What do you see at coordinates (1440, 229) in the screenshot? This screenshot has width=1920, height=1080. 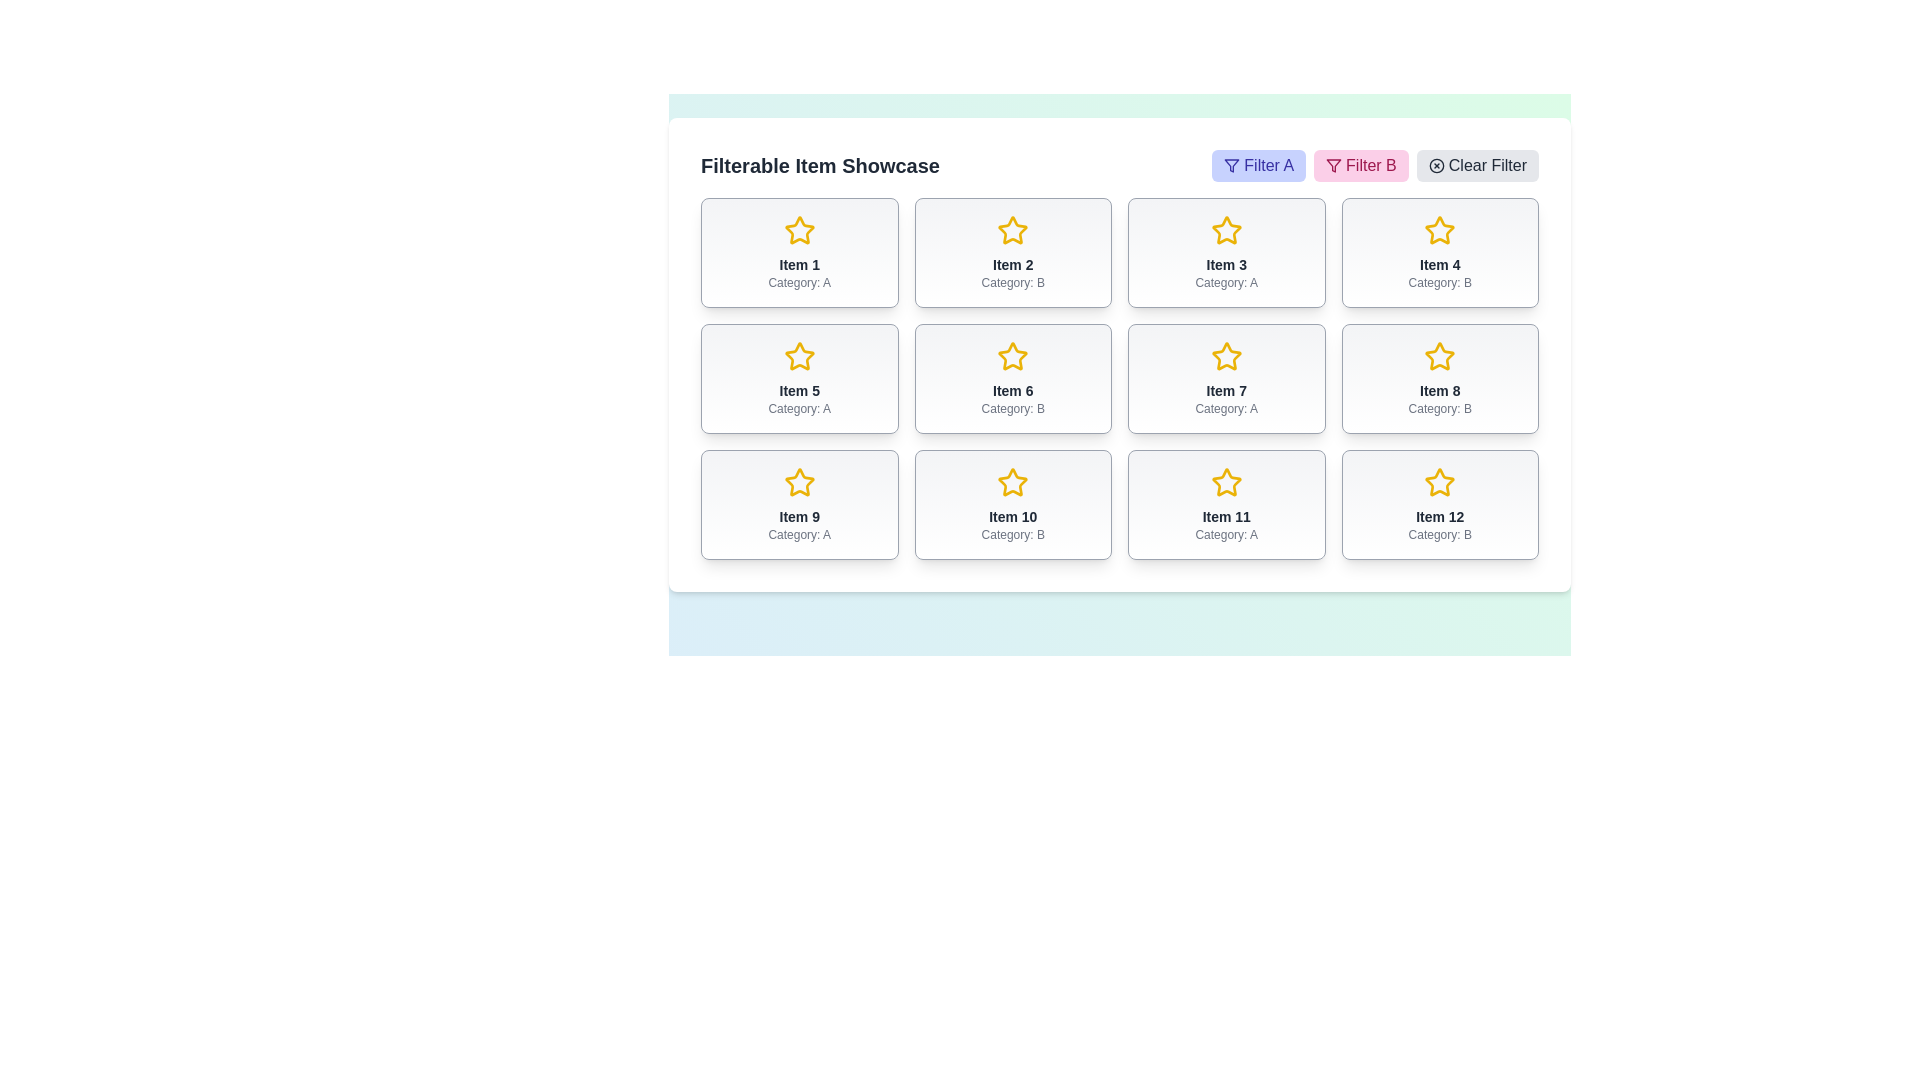 I see `the fourth star icon in the top row of a 4x3 grid, which serves as a rating marker for 'Item 4', to provide feedback or selection` at bounding box center [1440, 229].